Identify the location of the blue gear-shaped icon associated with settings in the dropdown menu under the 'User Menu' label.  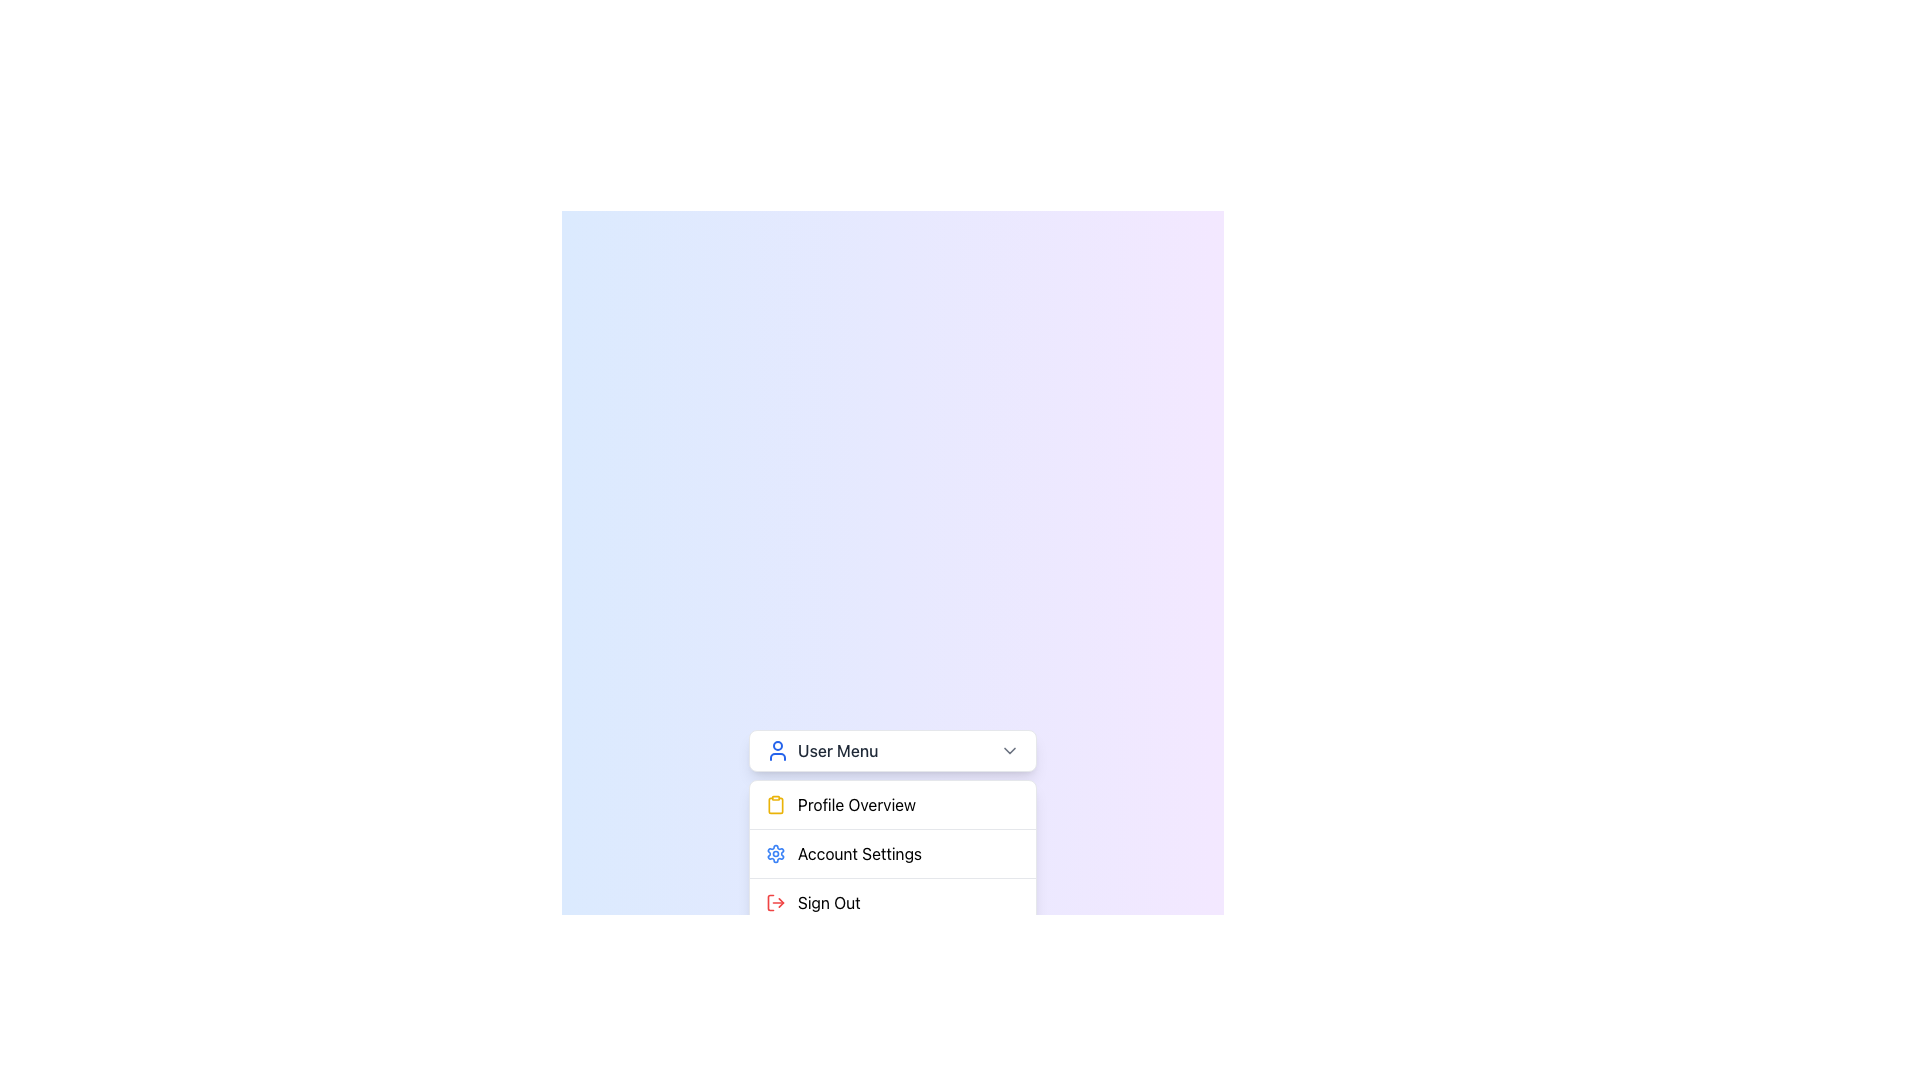
(775, 853).